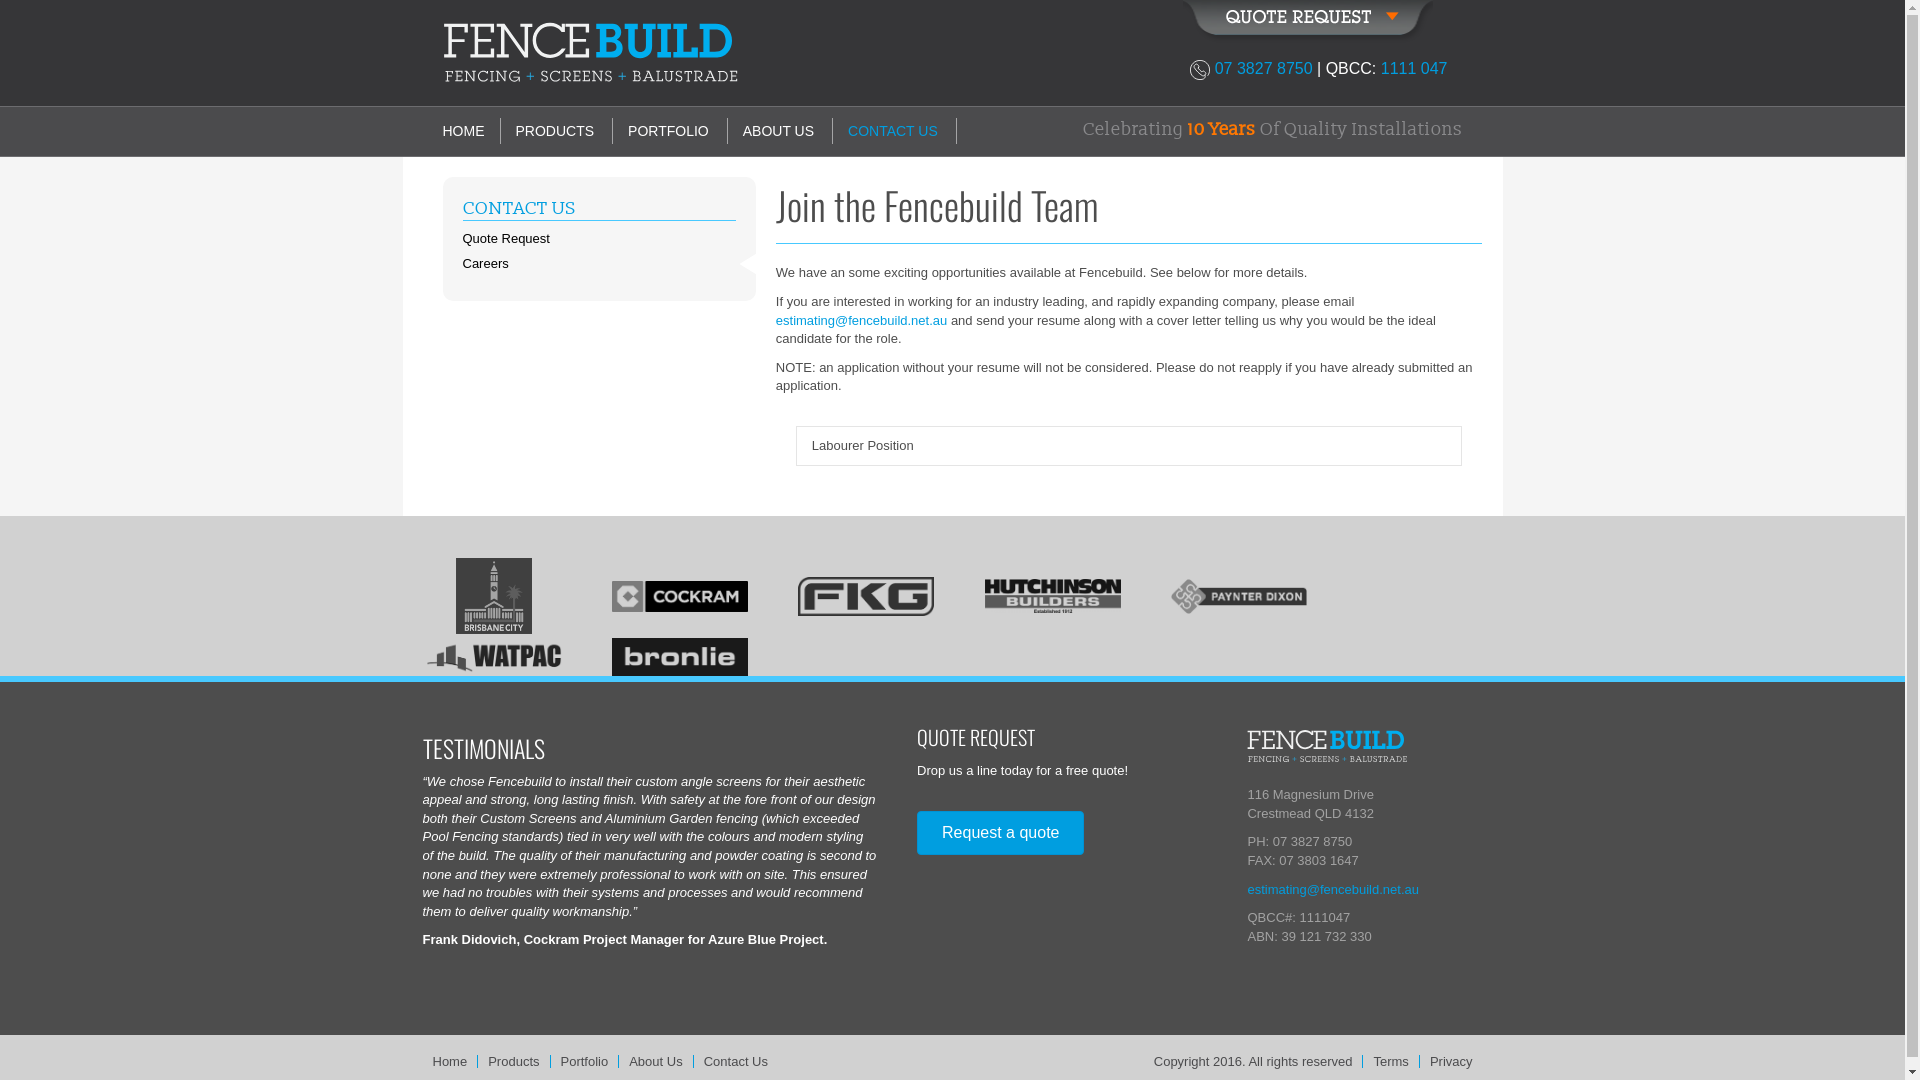 Image resolution: width=1920 pixels, height=1080 pixels. What do you see at coordinates (583, 1060) in the screenshot?
I see `'Portfolio'` at bounding box center [583, 1060].